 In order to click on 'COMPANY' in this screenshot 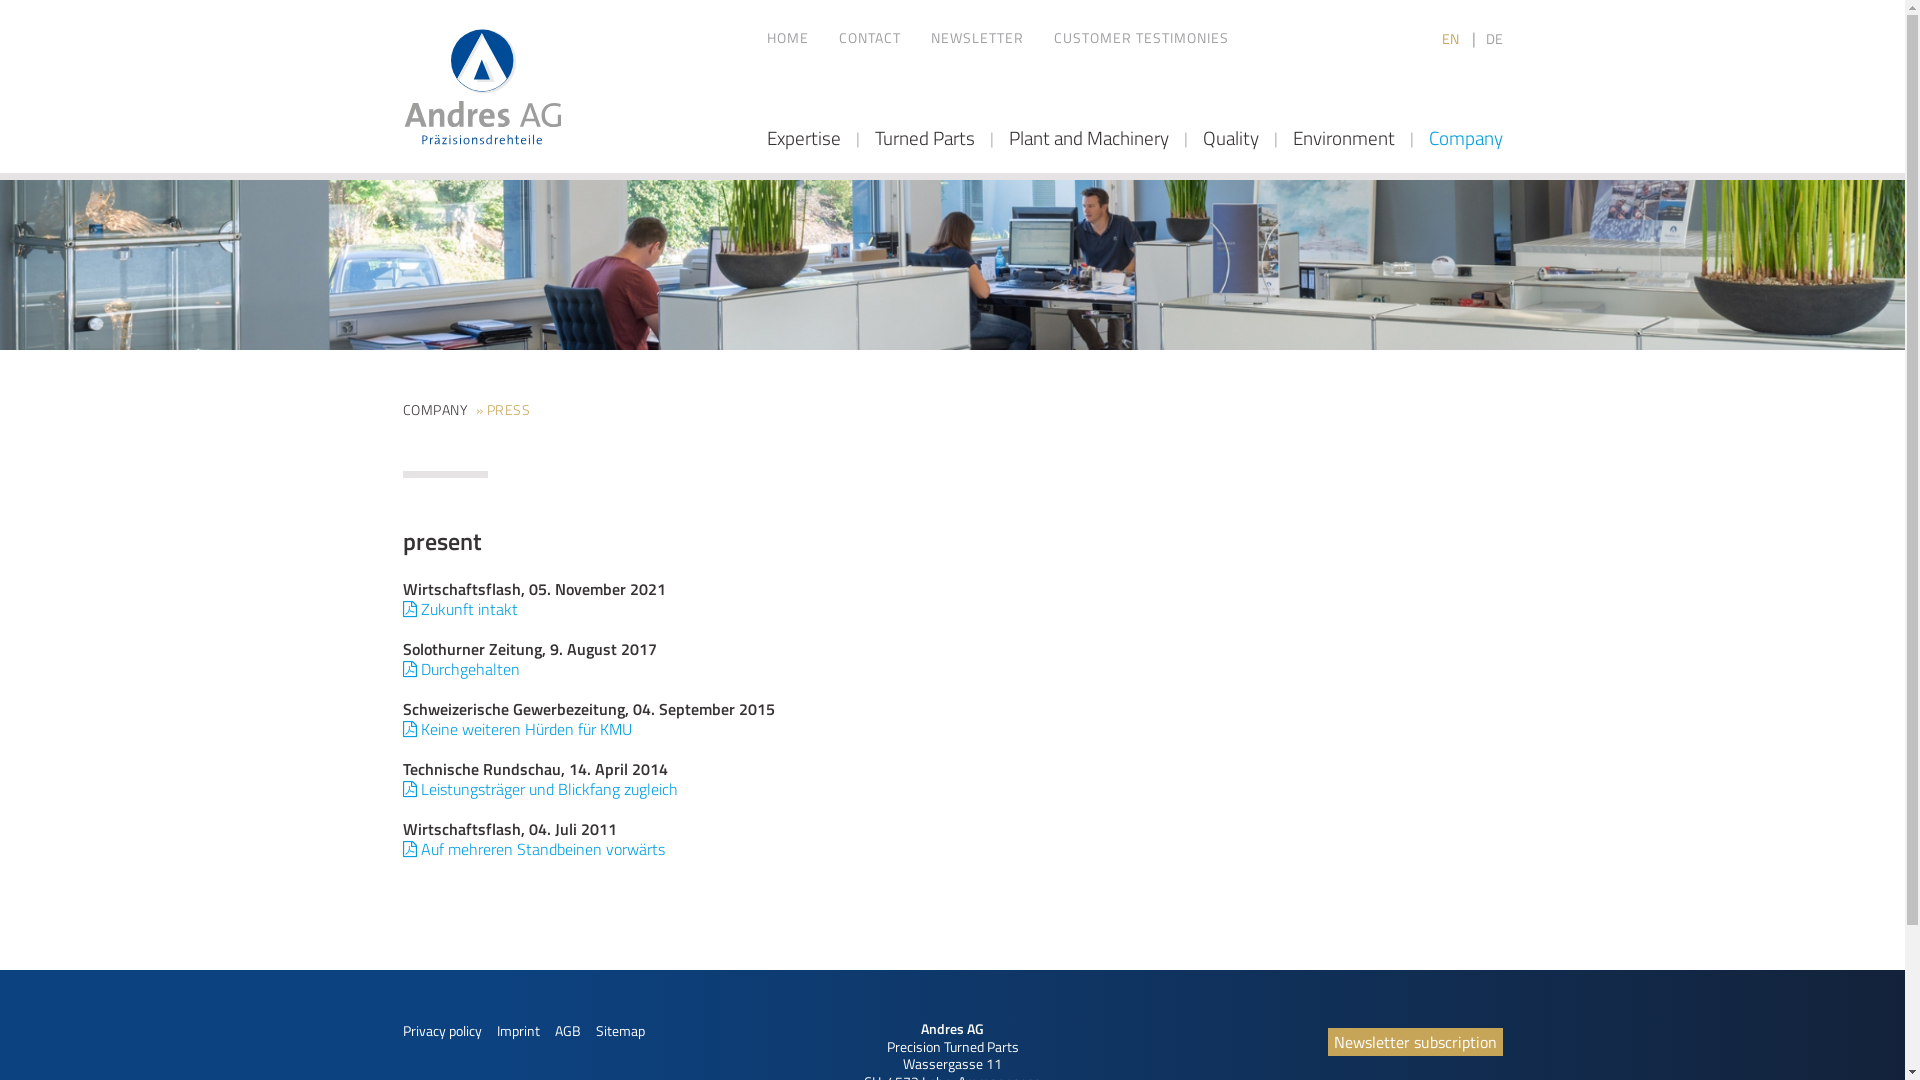, I will do `click(433, 408)`.